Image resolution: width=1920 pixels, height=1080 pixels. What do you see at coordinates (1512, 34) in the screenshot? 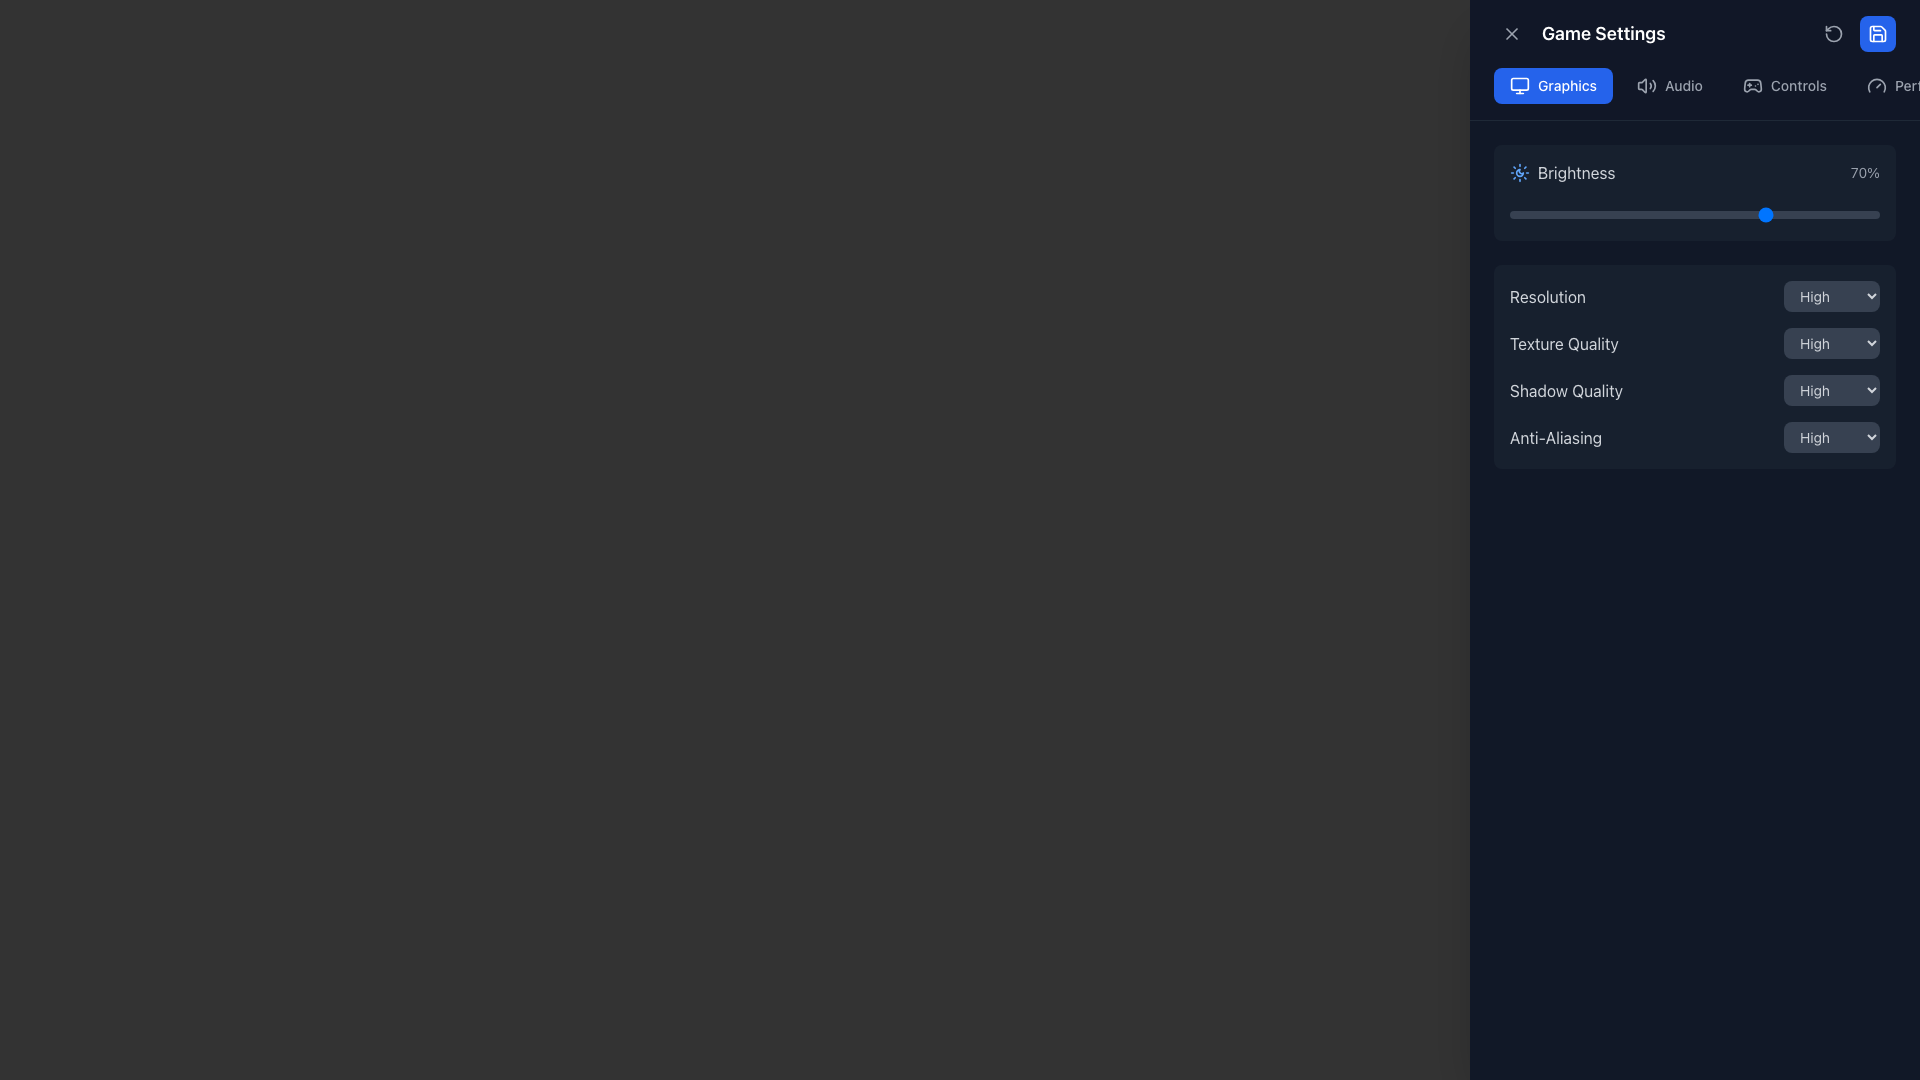
I see `the close button located in the top-left section of the settings panel, adjacent to the title 'Game Settings'` at bounding box center [1512, 34].